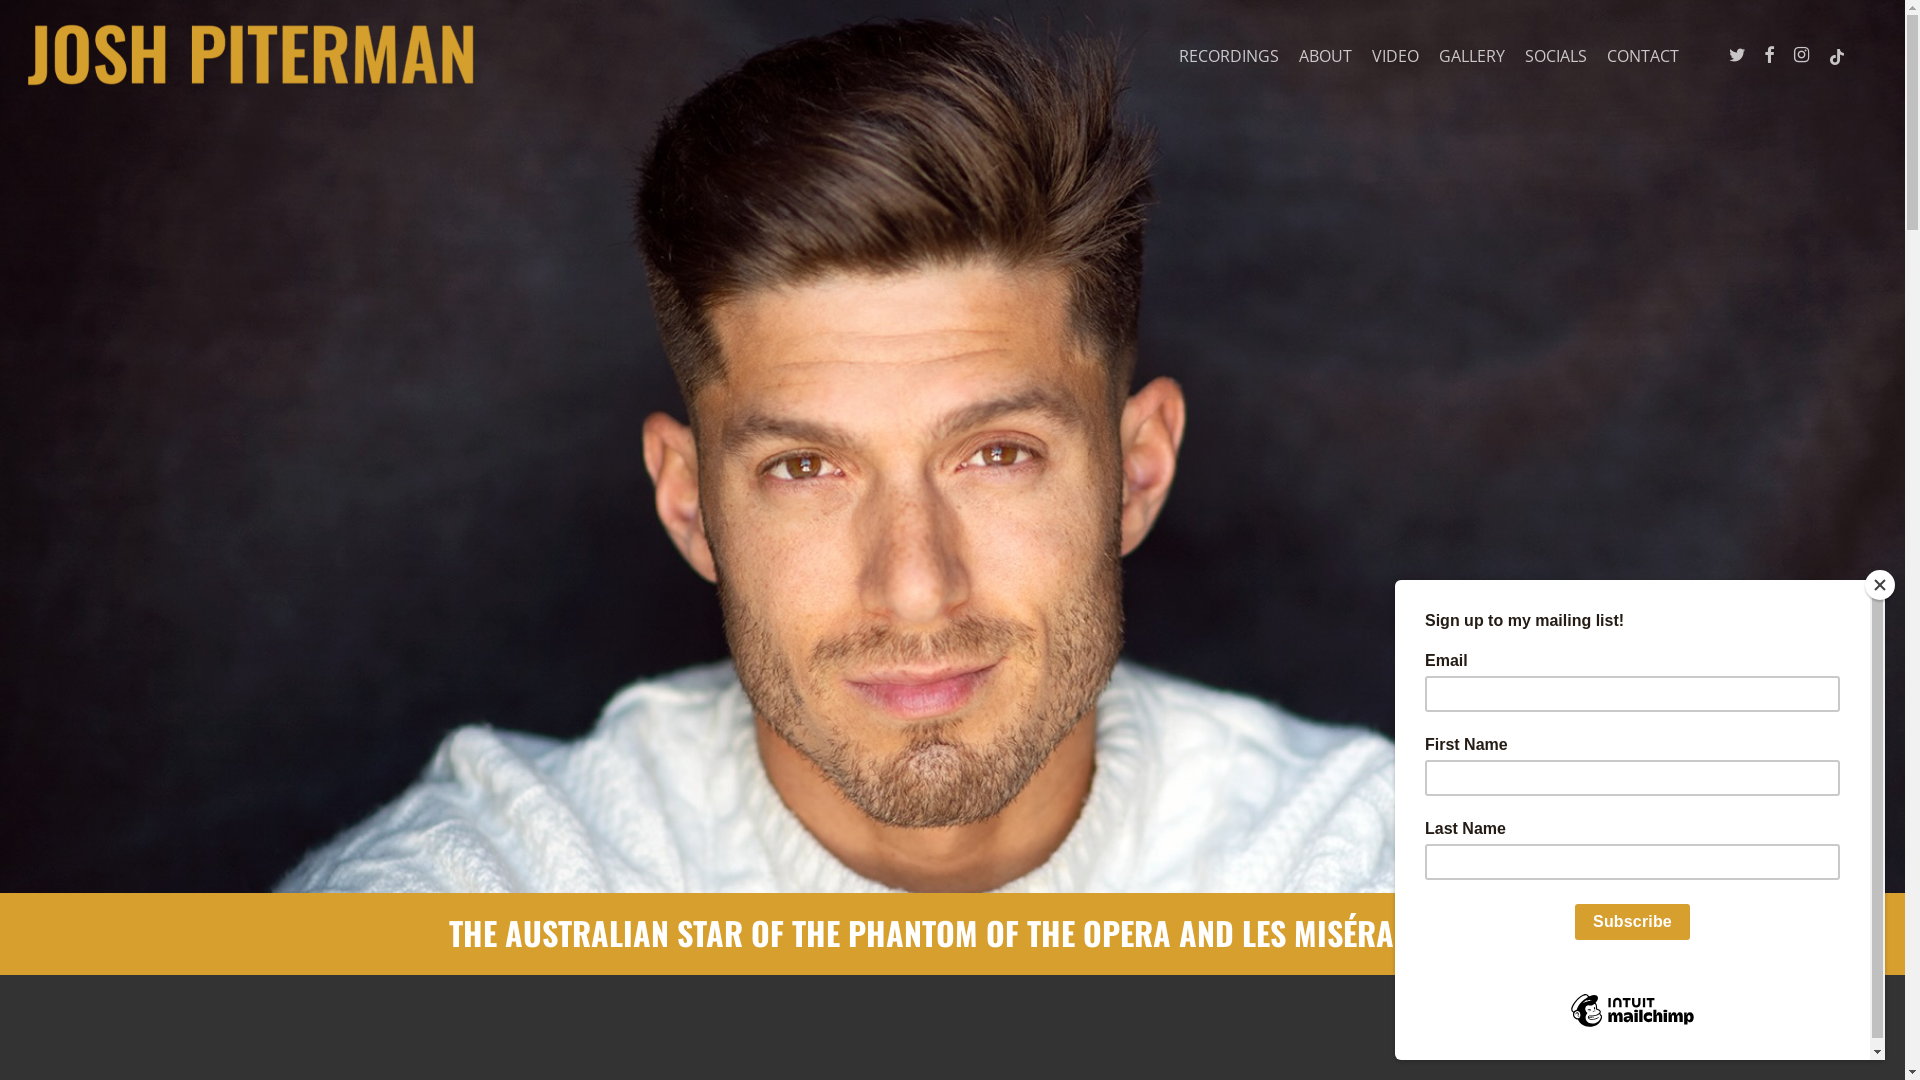  I want to click on 'CONTACT', so click(1642, 55).